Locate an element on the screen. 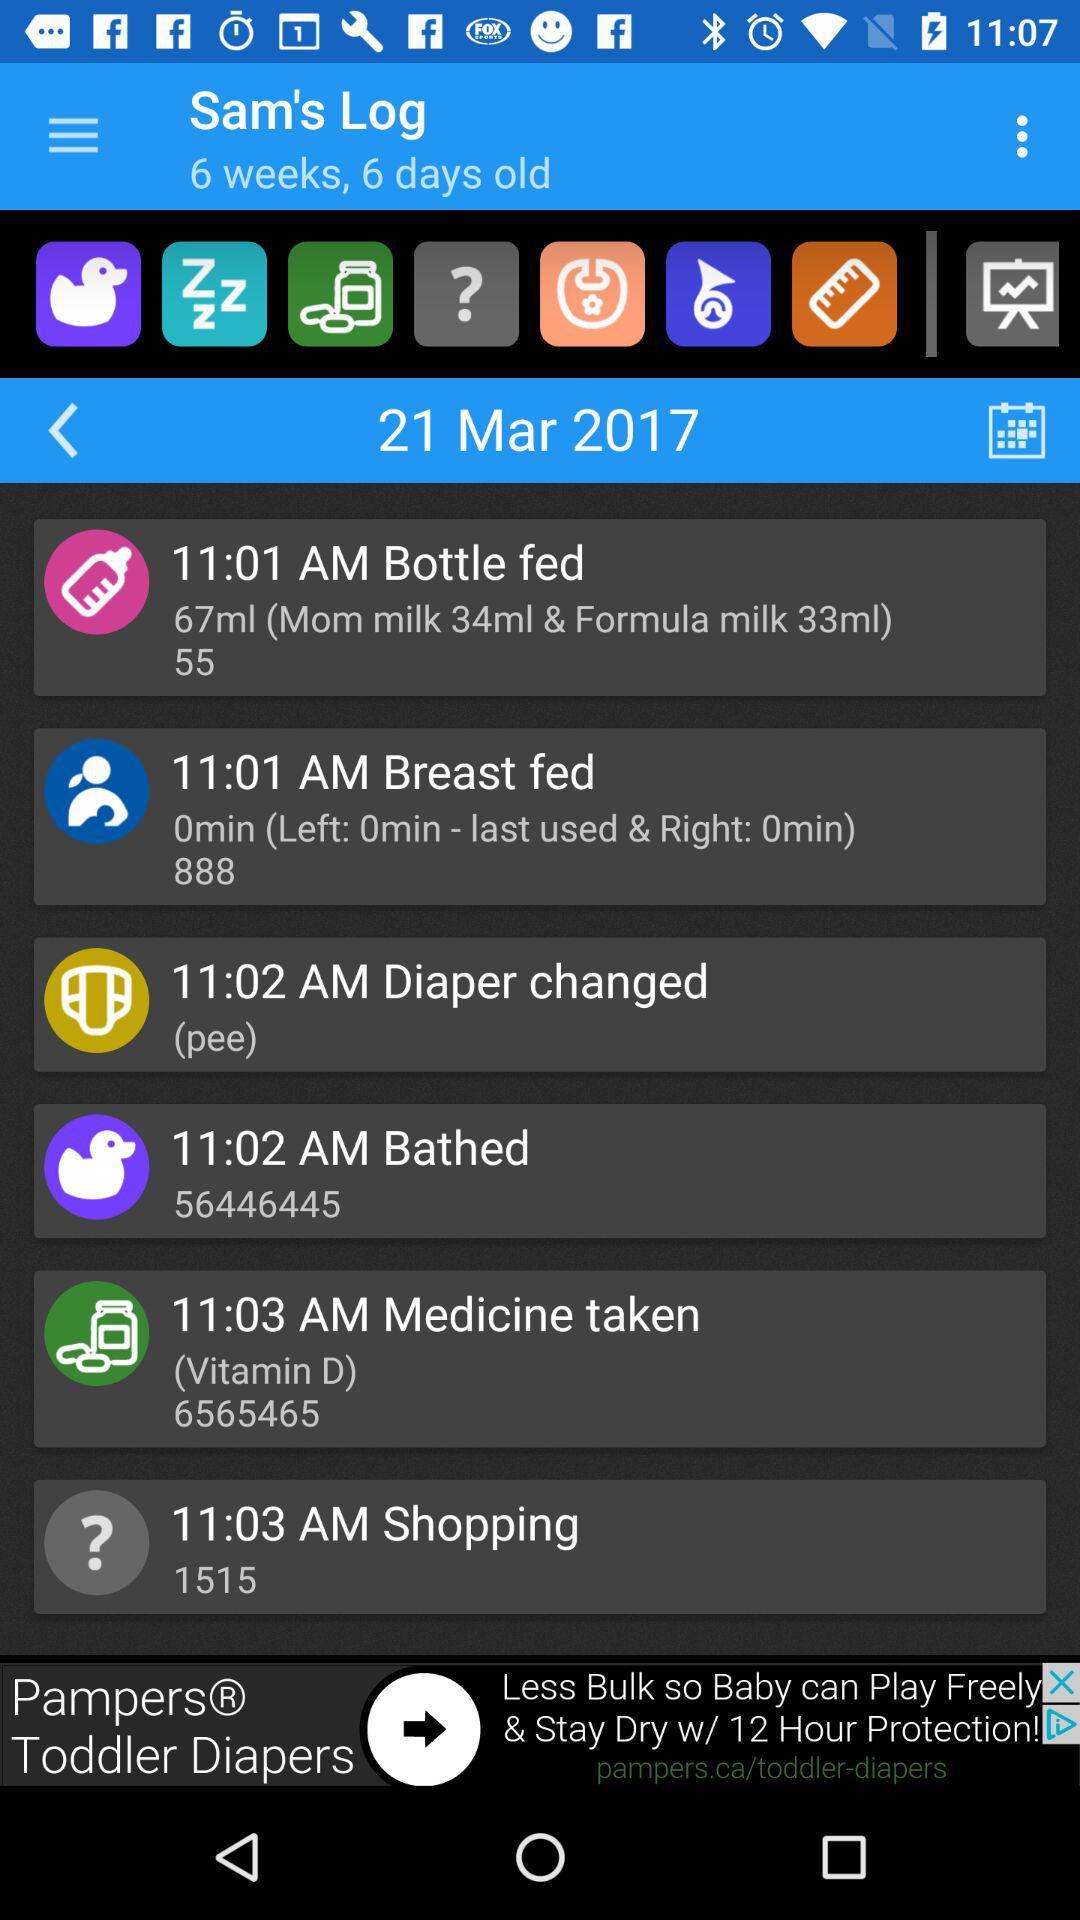  bathed portion of menu is located at coordinates (87, 292).